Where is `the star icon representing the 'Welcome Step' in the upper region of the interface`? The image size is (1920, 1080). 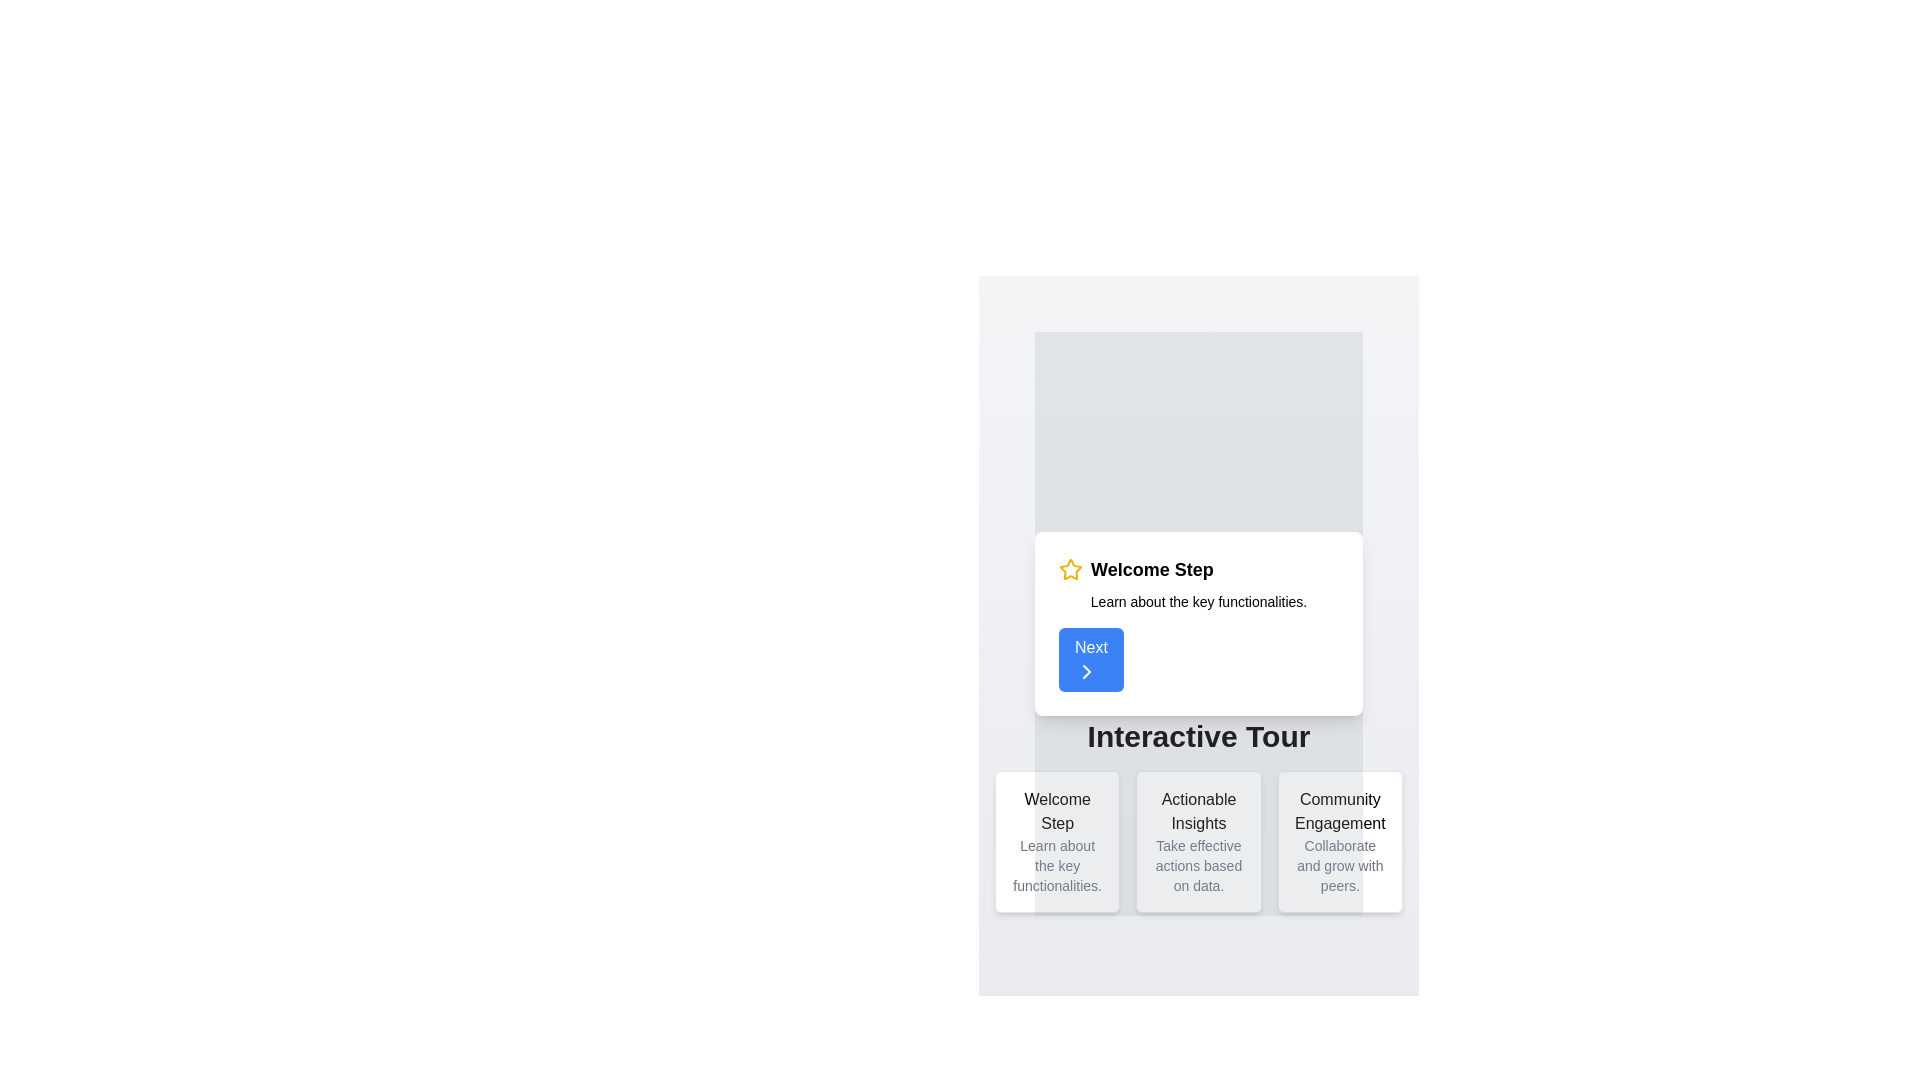
the star icon representing the 'Welcome Step' in the upper region of the interface is located at coordinates (1069, 570).